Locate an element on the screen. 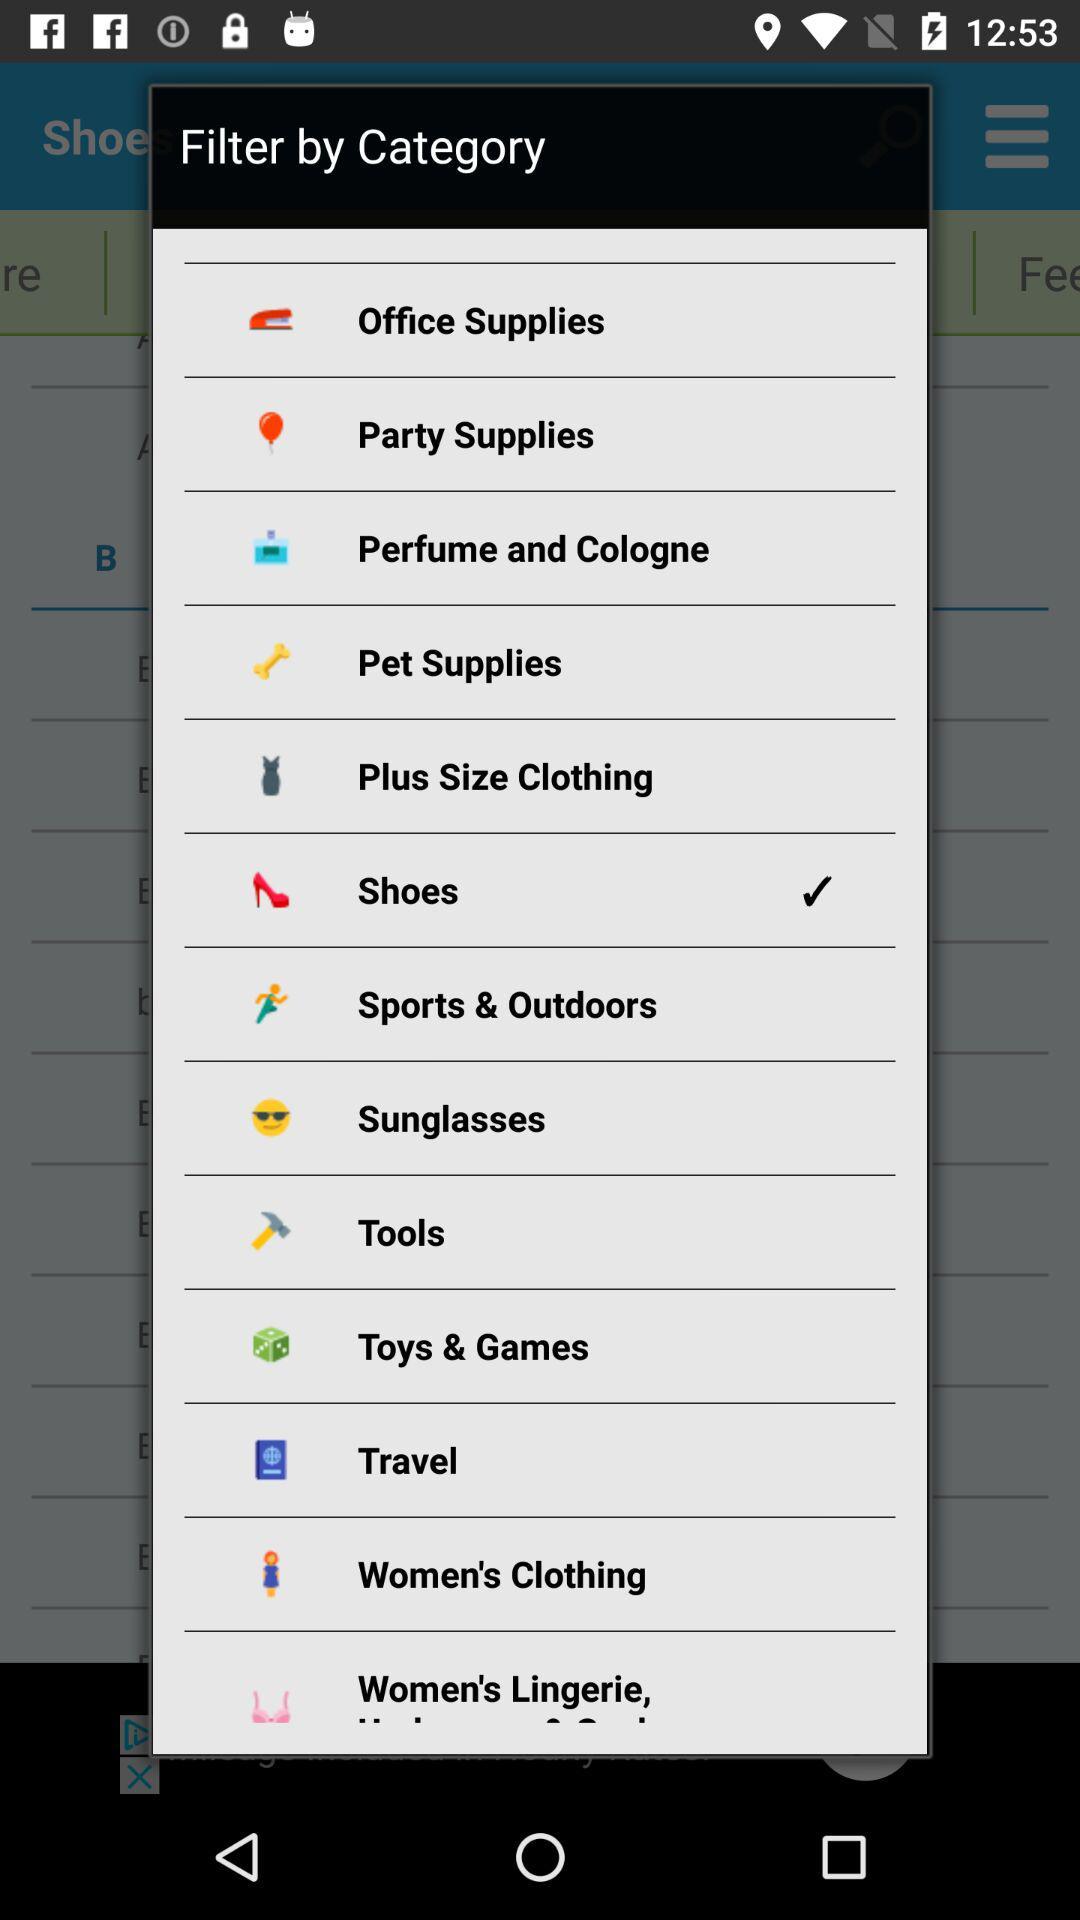 The image size is (1080, 1920). app above sports & outdoors app is located at coordinates (563, 888).